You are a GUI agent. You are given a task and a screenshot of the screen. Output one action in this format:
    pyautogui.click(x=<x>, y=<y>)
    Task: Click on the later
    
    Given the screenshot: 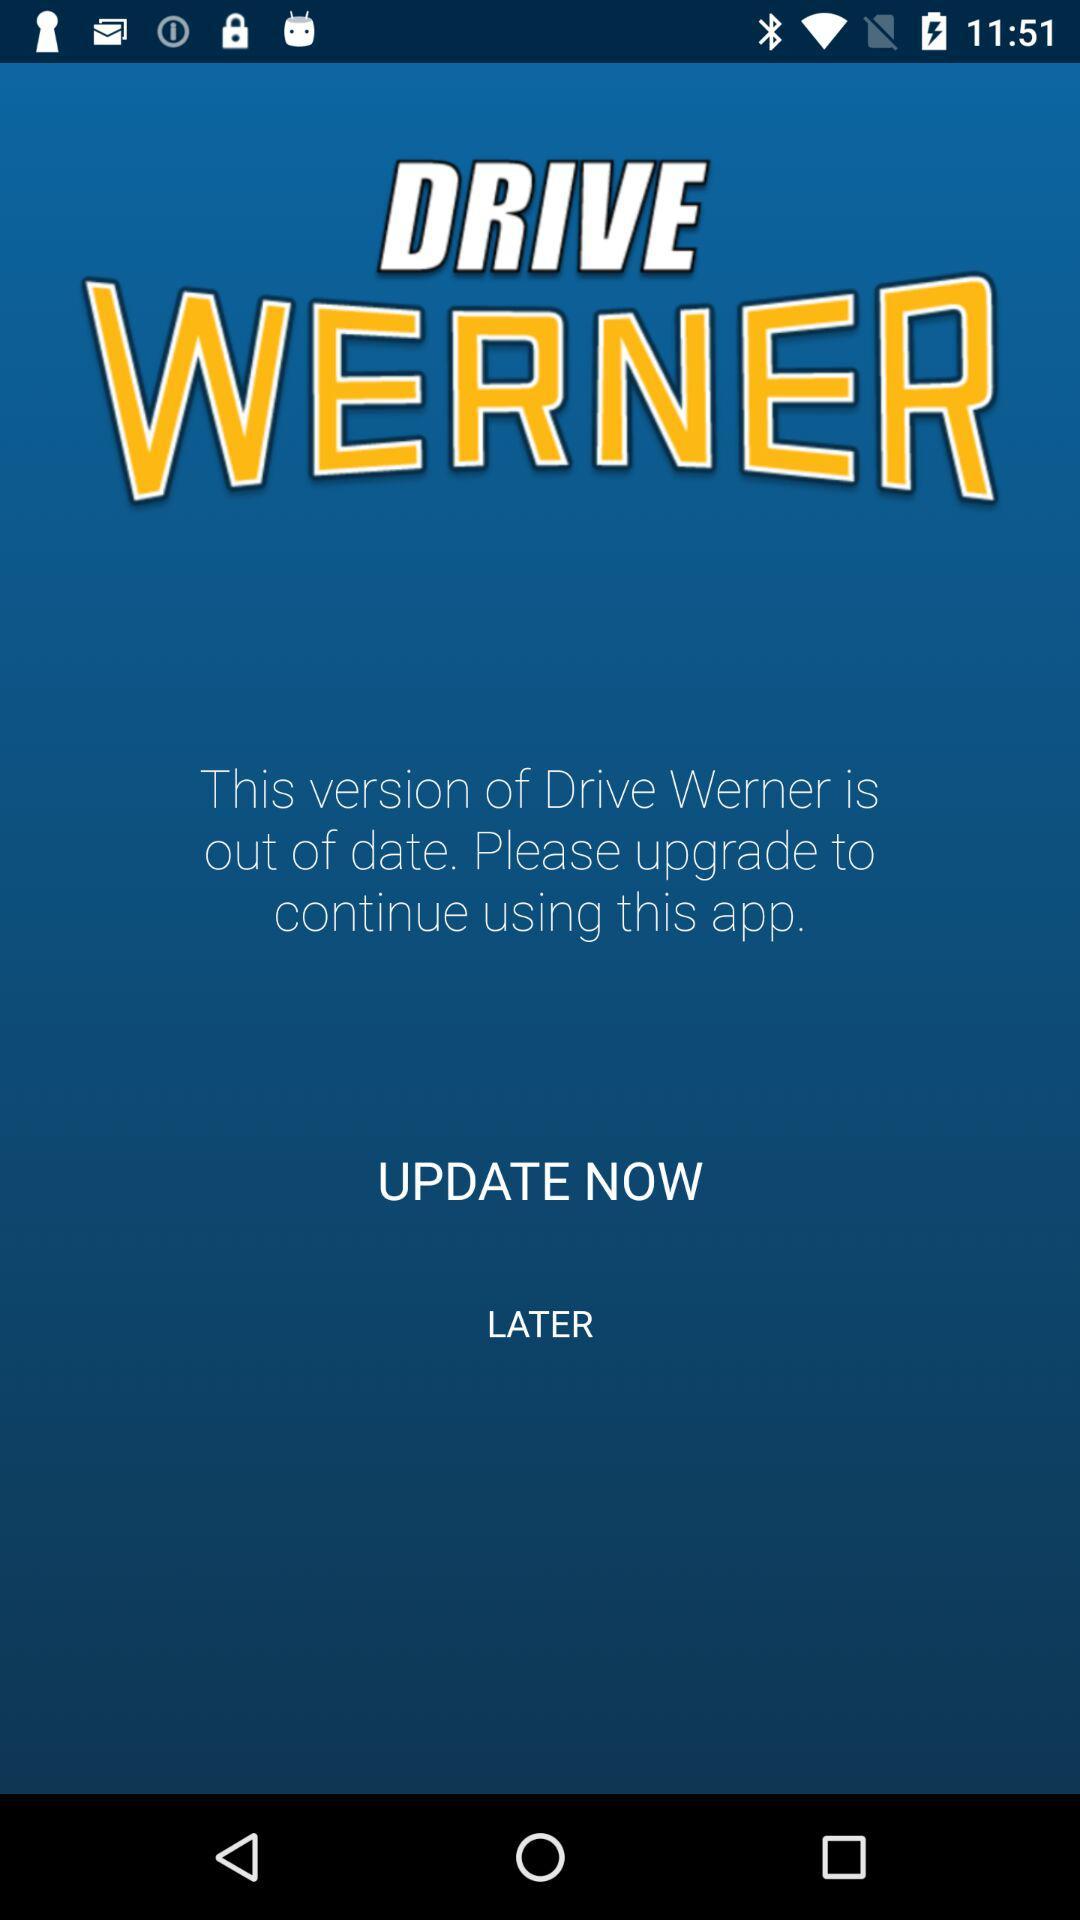 What is the action you would take?
    pyautogui.click(x=540, y=1323)
    